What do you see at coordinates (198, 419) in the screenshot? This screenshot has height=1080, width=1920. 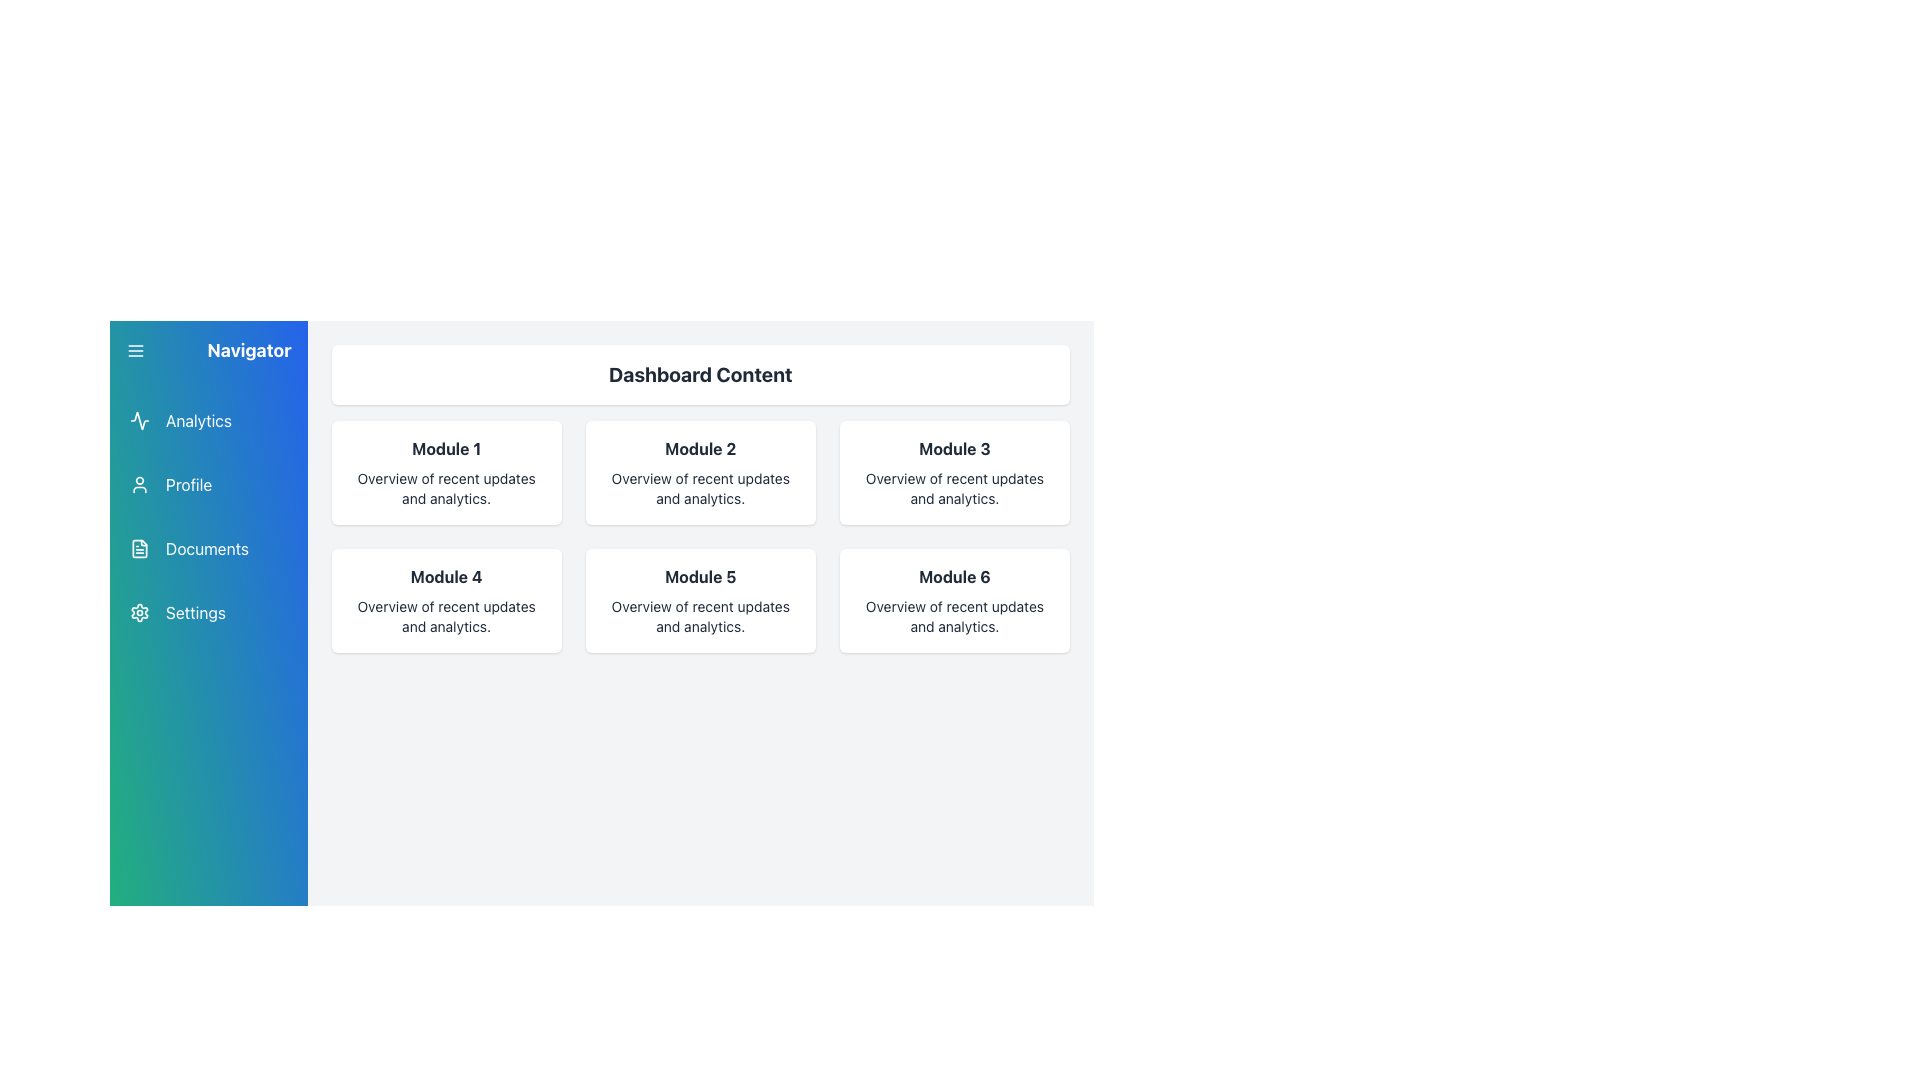 I see `the 'Analytics' text label located in the left sidebar under the 'Navigator' section` at bounding box center [198, 419].